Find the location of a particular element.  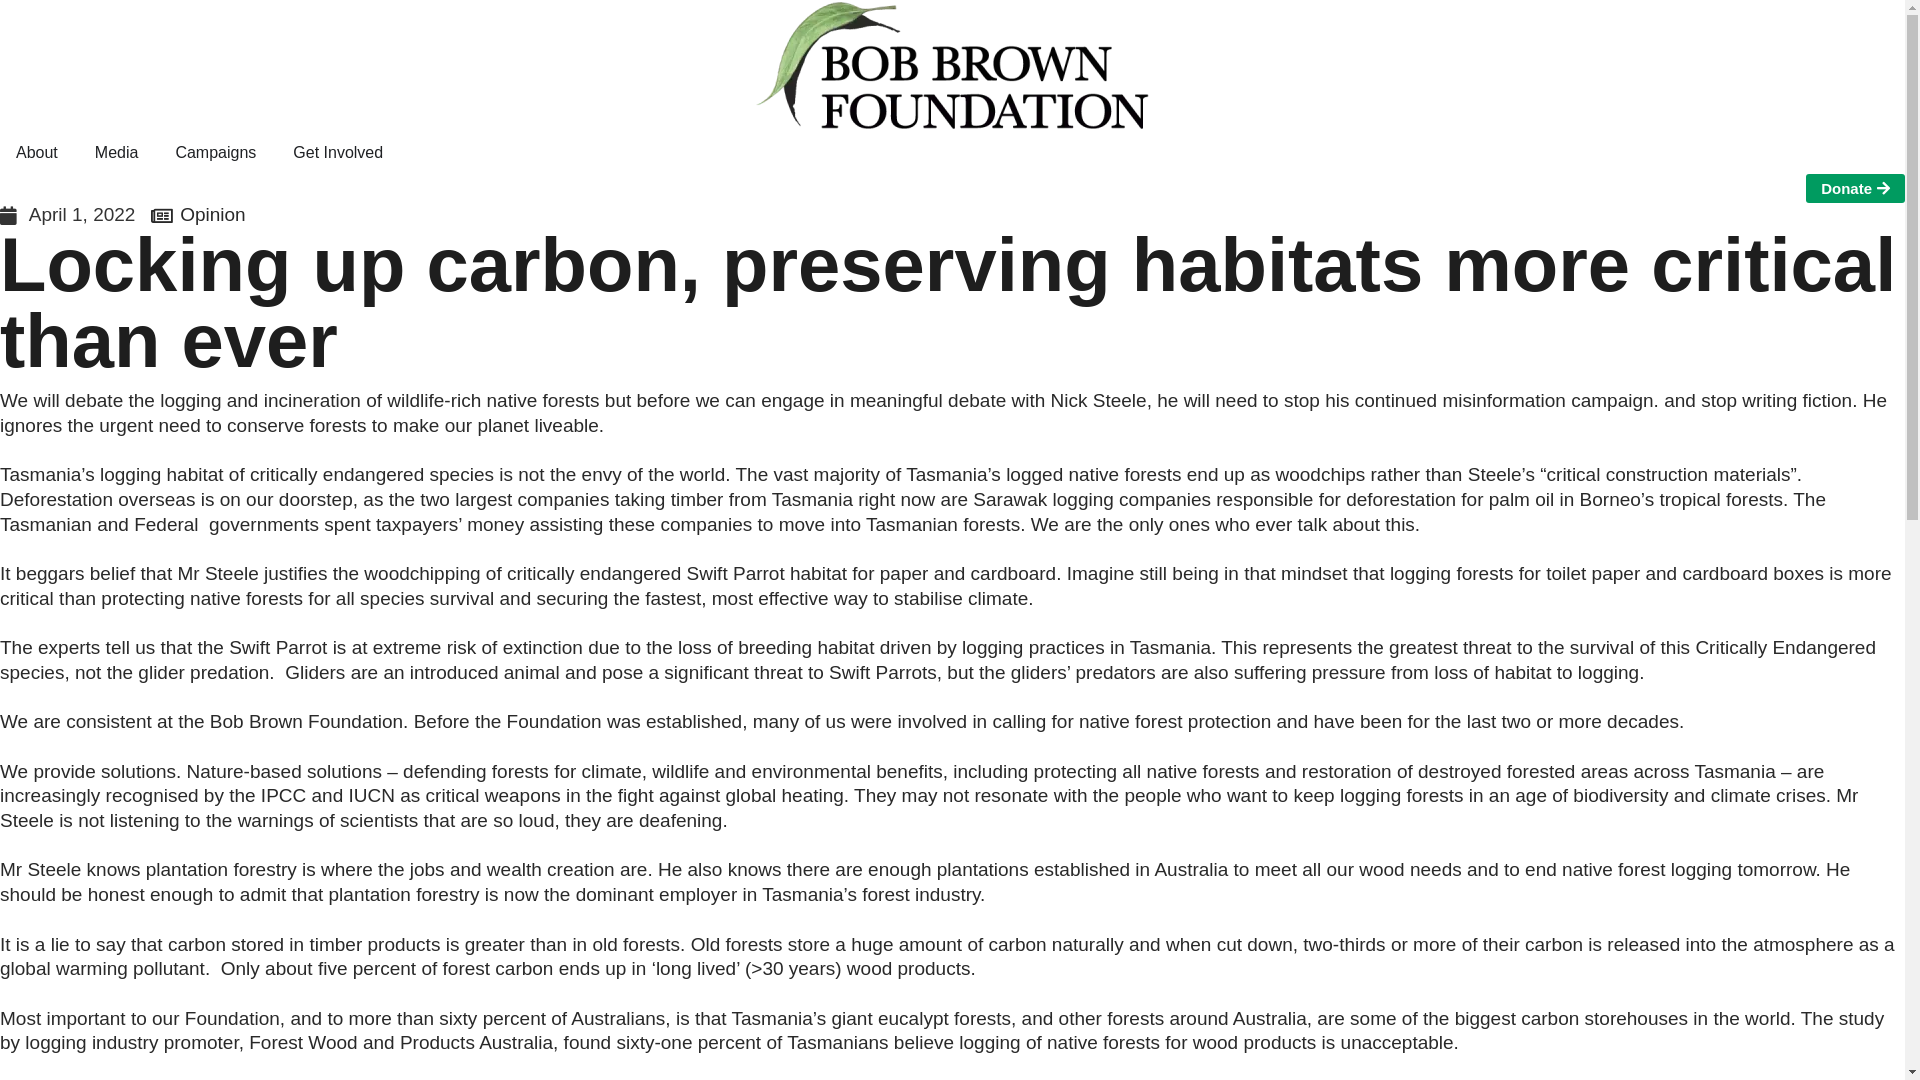

'April 1, 2022' is located at coordinates (0, 215).